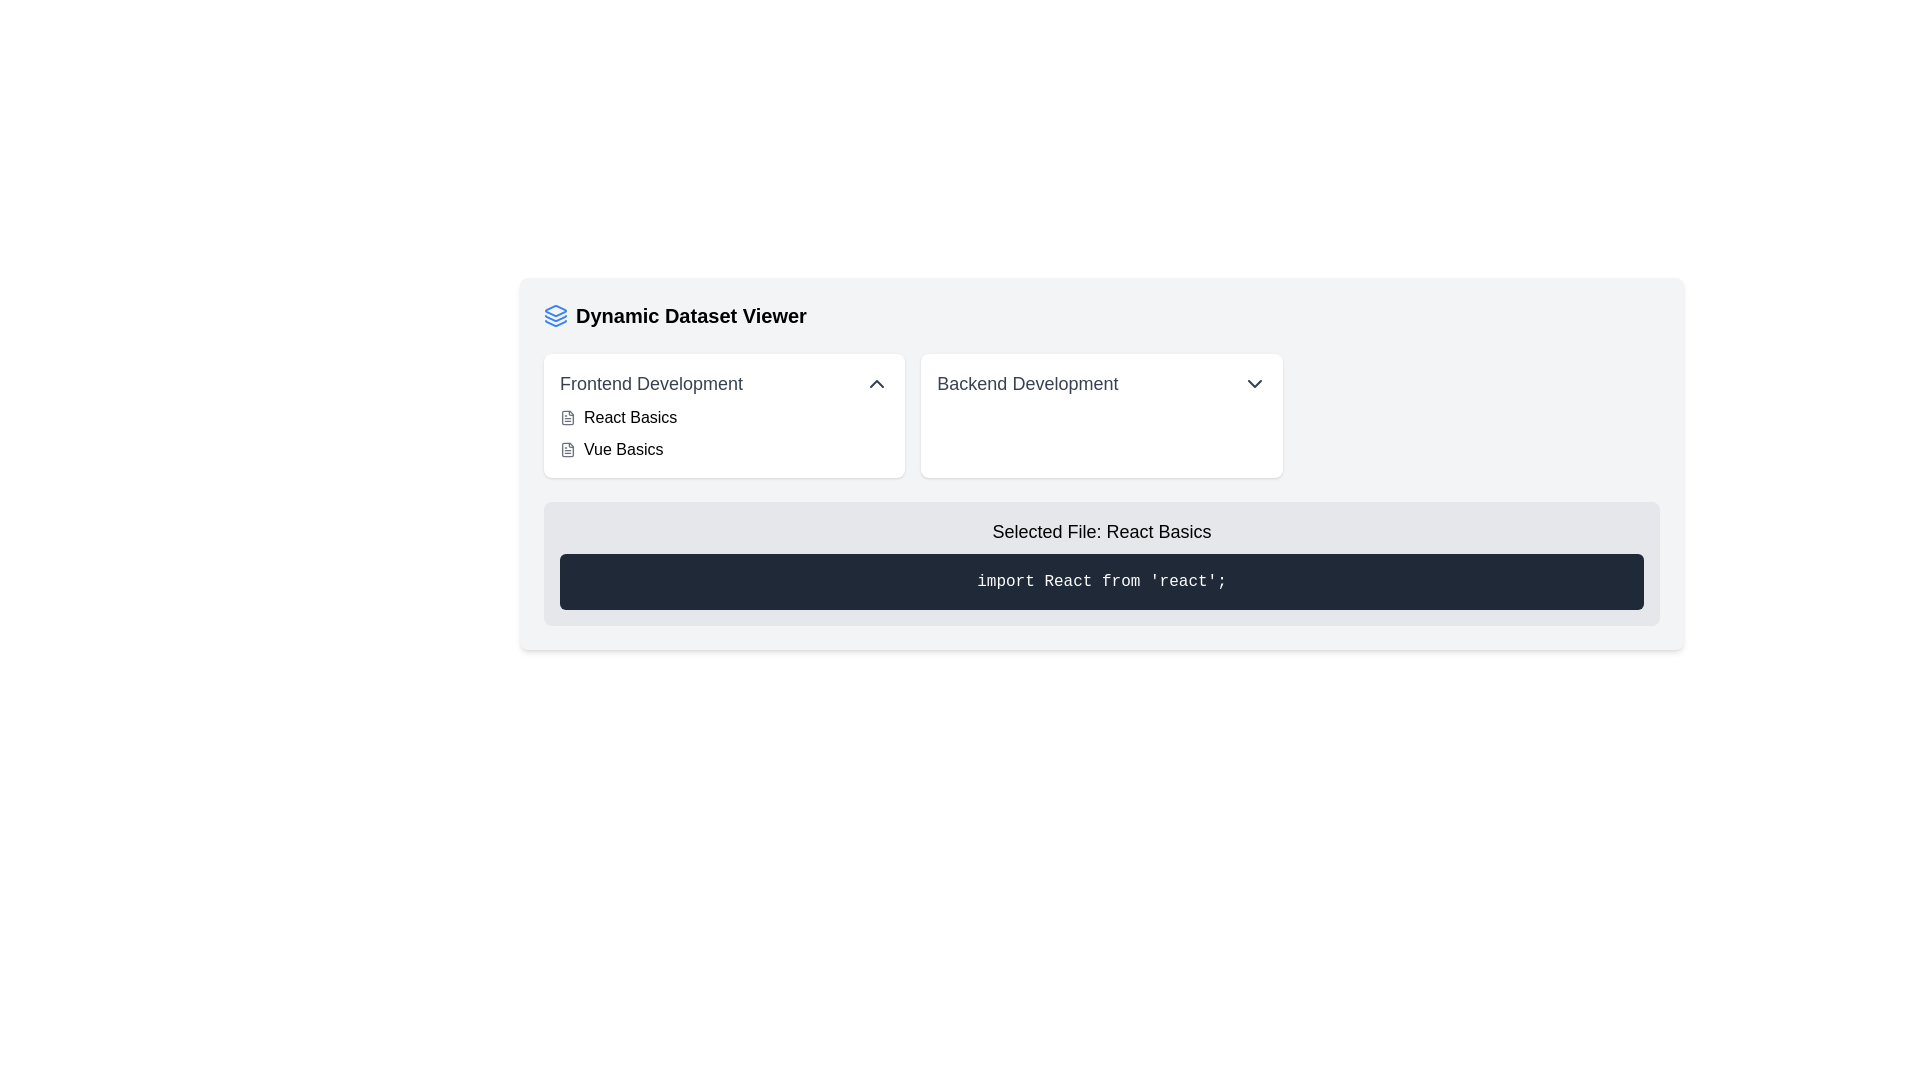 This screenshot has height=1080, width=1920. Describe the element at coordinates (1101, 415) in the screenshot. I see `the 'Backend Development' dropdown menu` at that location.